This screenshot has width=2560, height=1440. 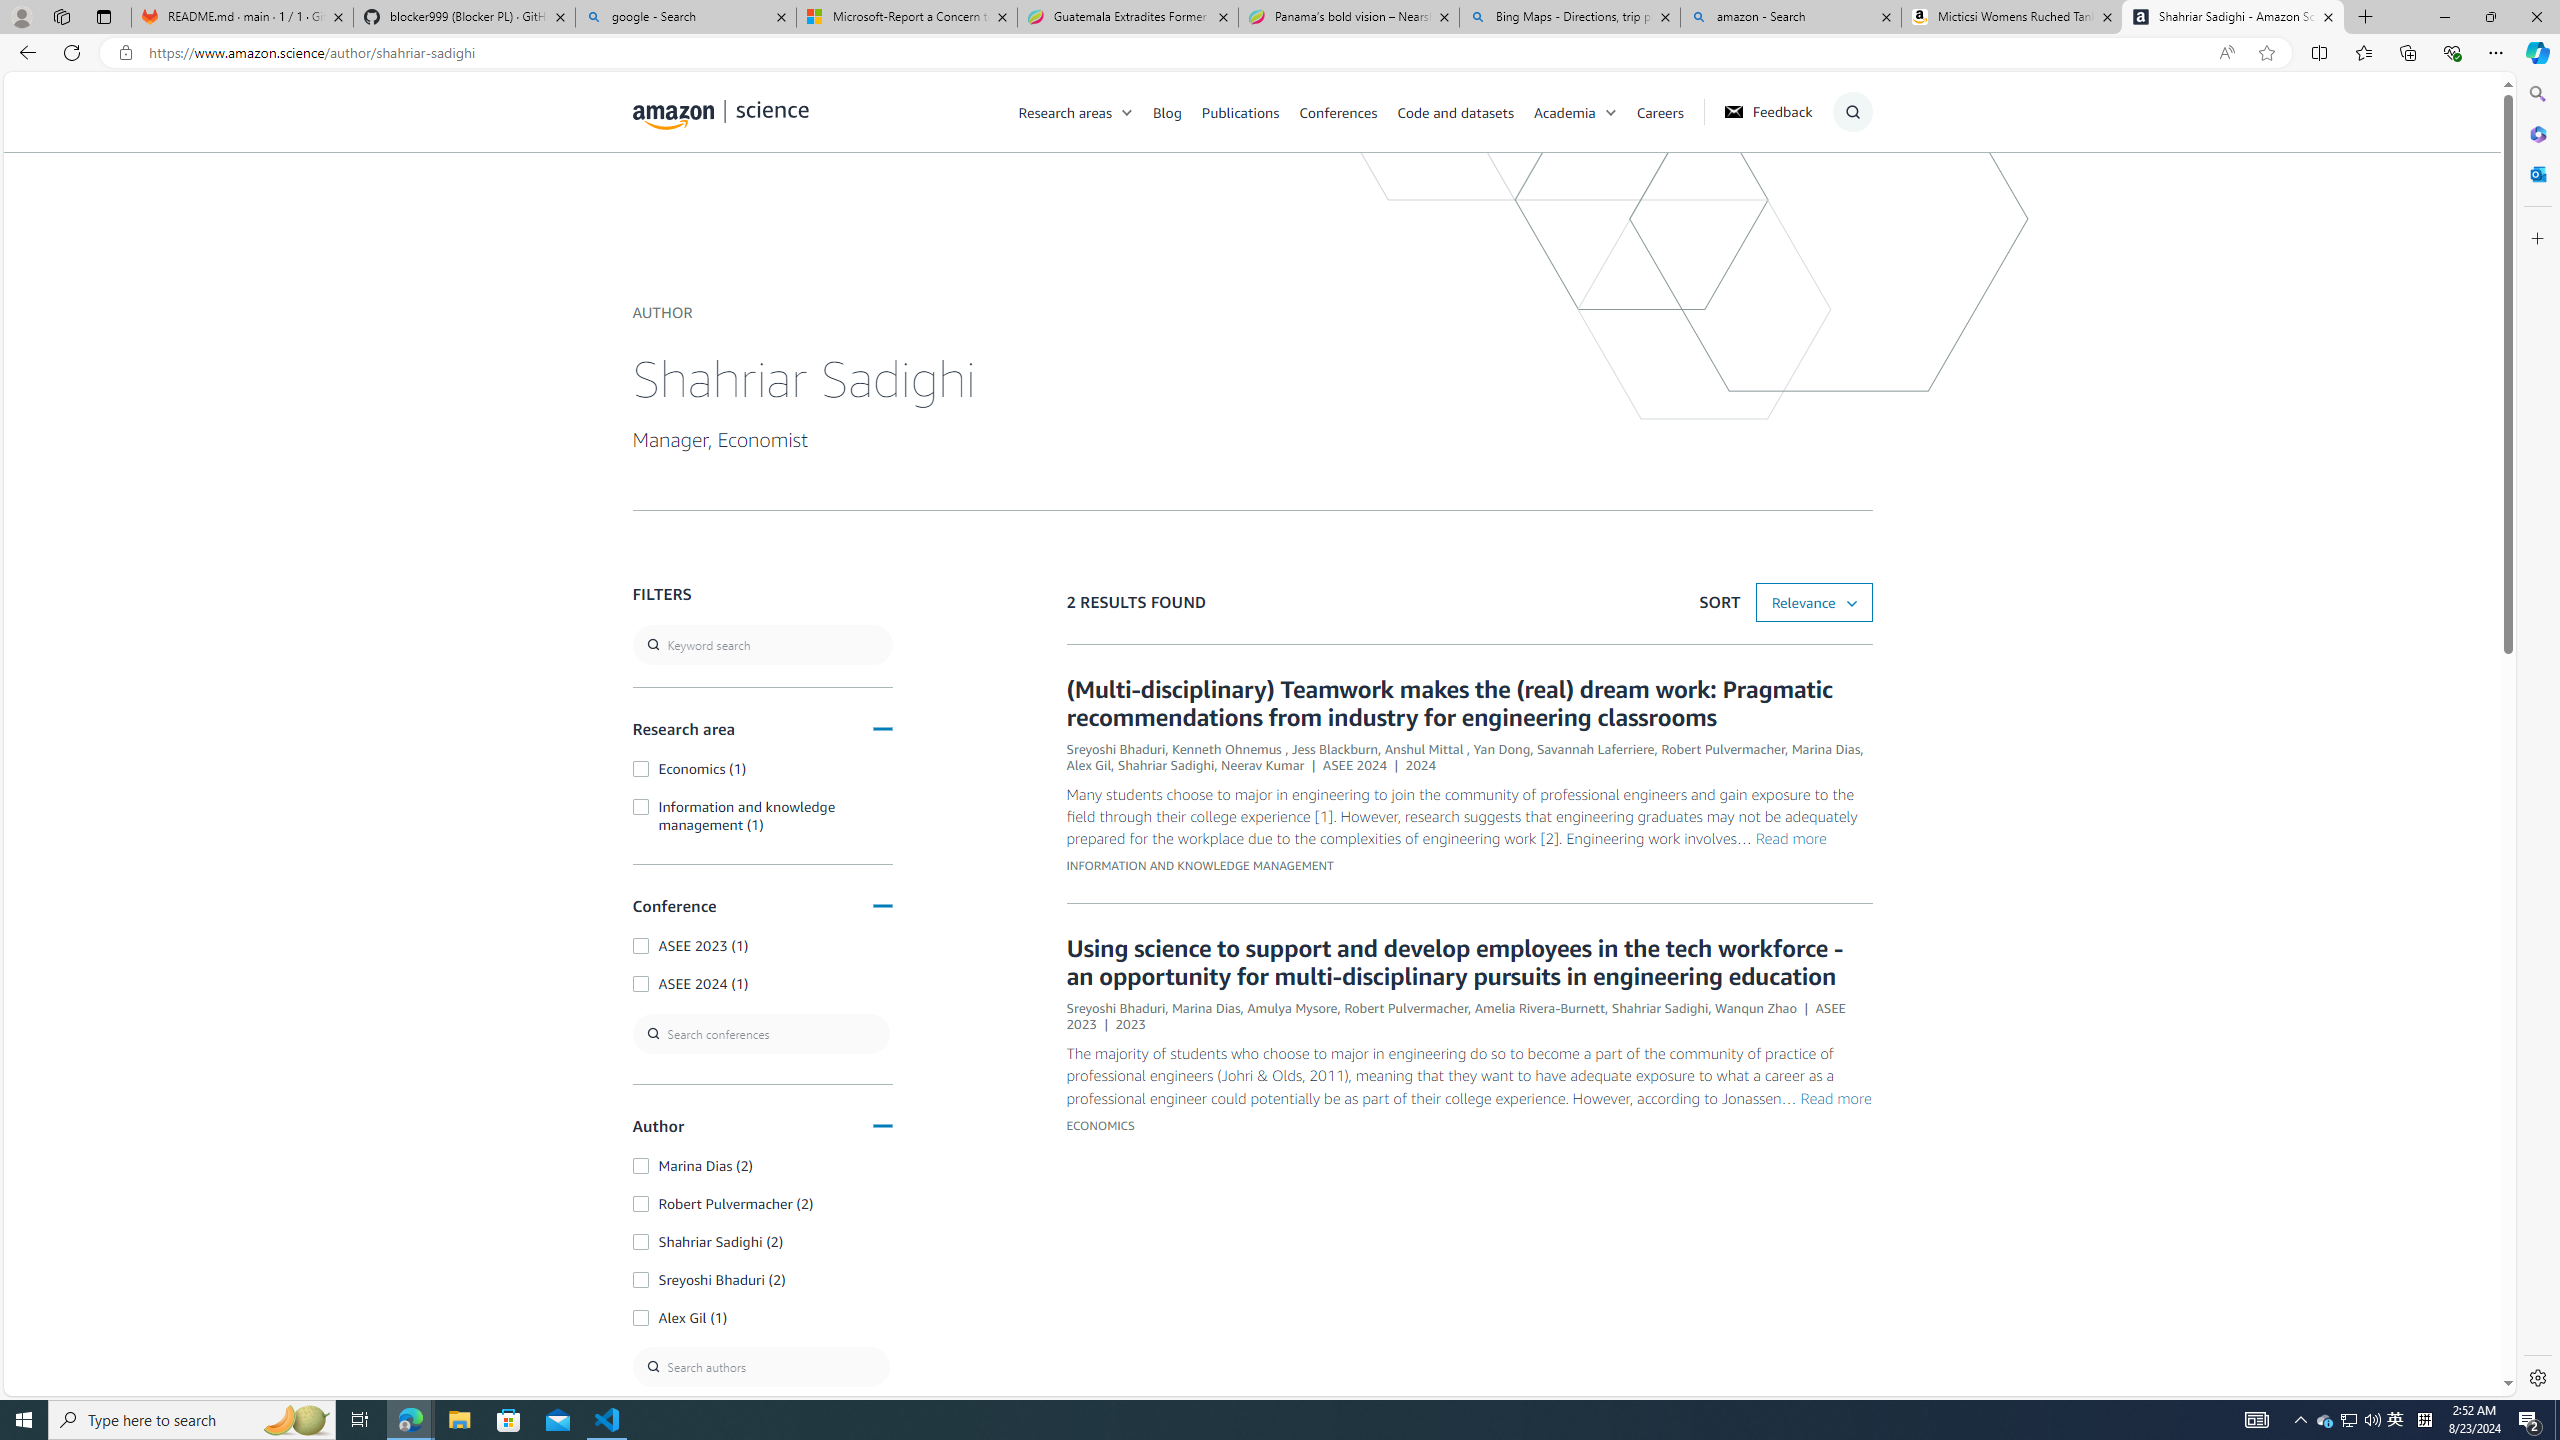 I want to click on 'Class: chevron', so click(x=1610, y=116).